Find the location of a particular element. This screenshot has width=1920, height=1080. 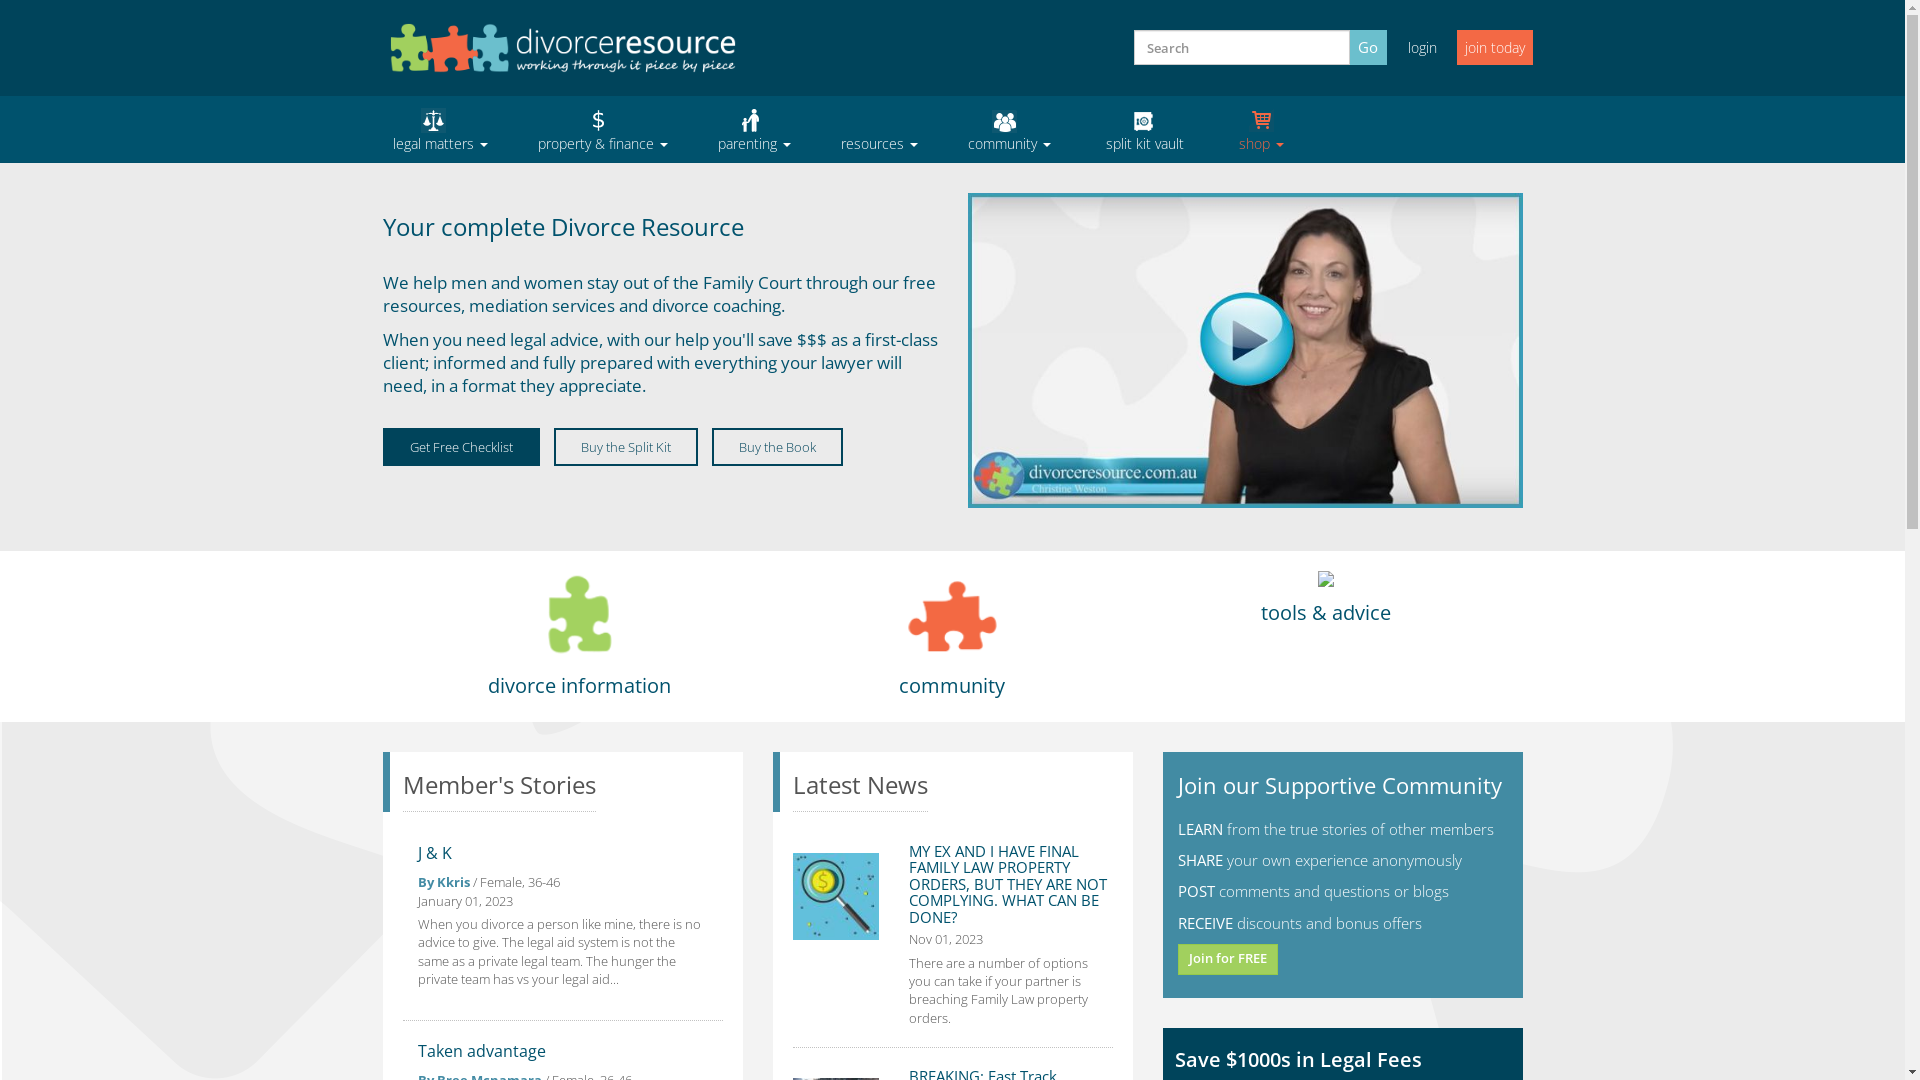

'Buy the Split Kit' is located at coordinates (624, 446).